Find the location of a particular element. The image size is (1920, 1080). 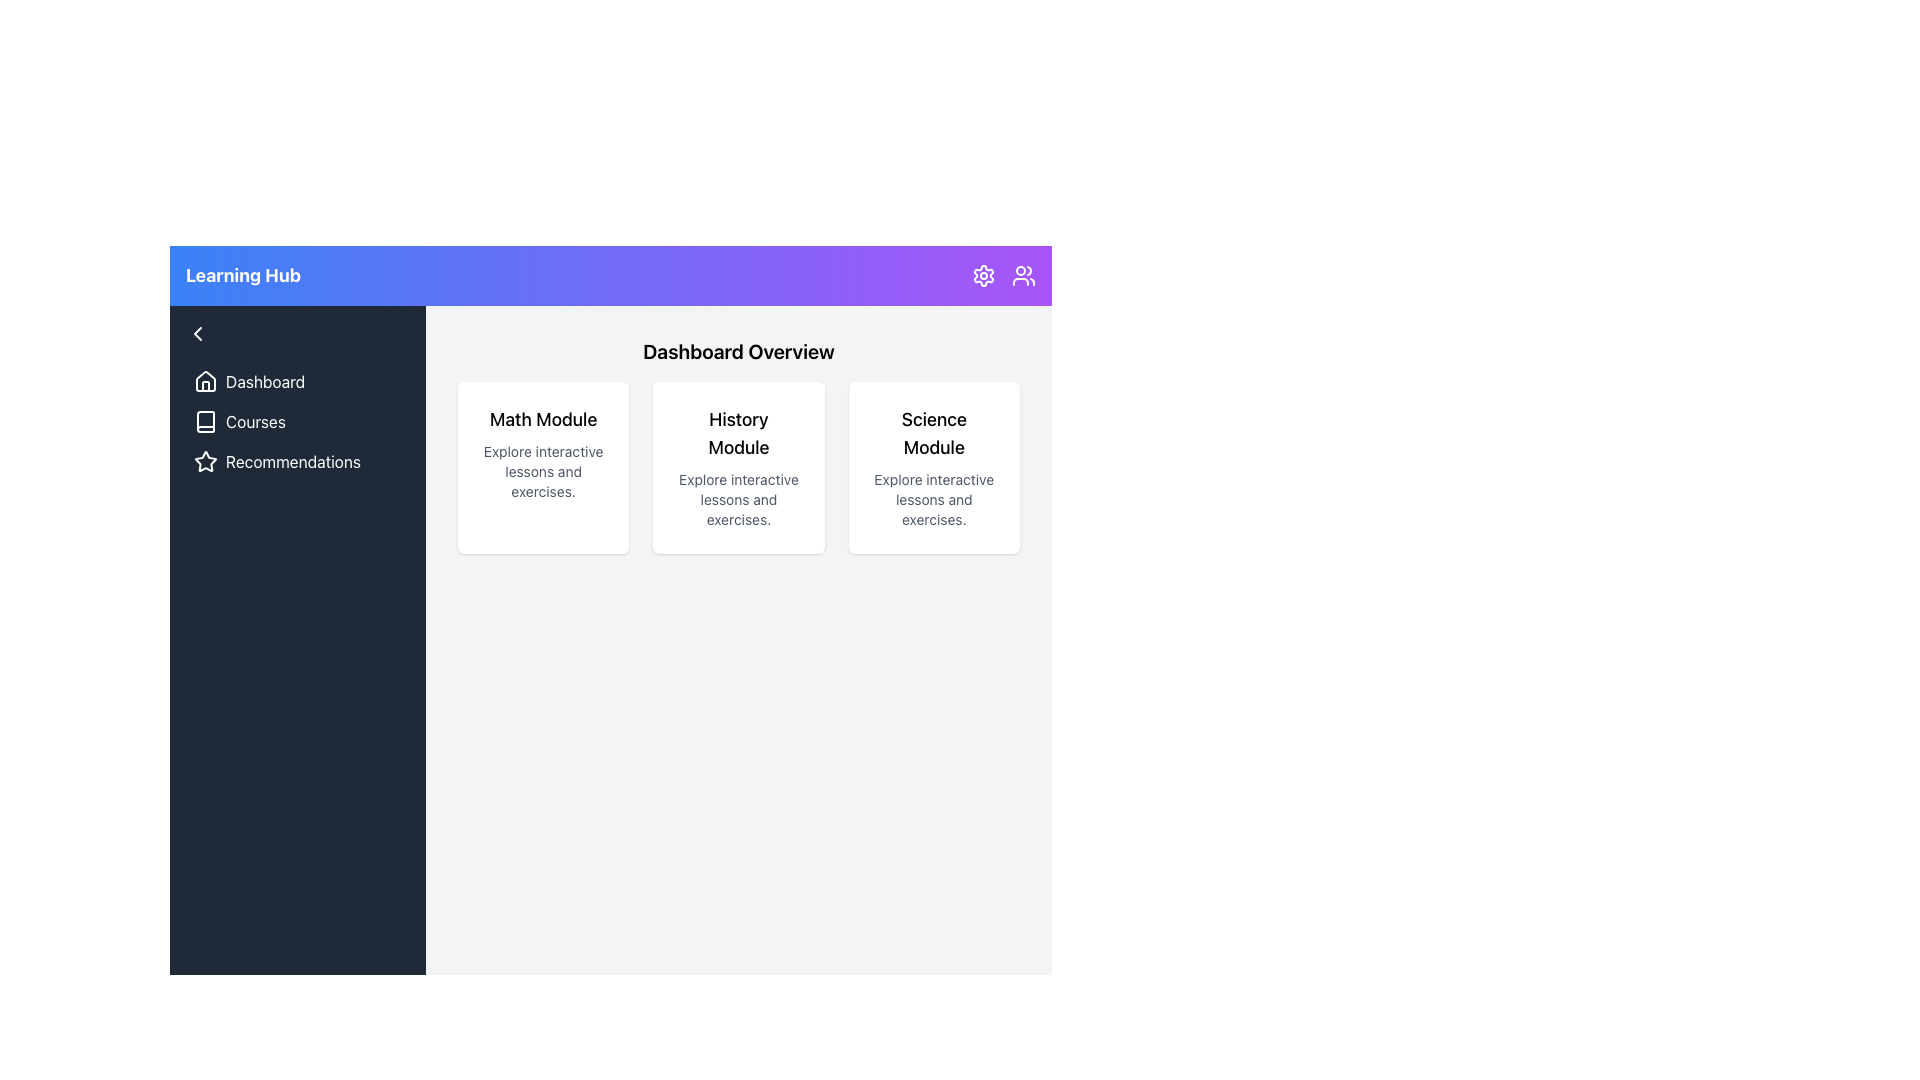

the 'History Module' card, which is the second card in the horizontal series under 'Dashboard Overview' is located at coordinates (737, 467).